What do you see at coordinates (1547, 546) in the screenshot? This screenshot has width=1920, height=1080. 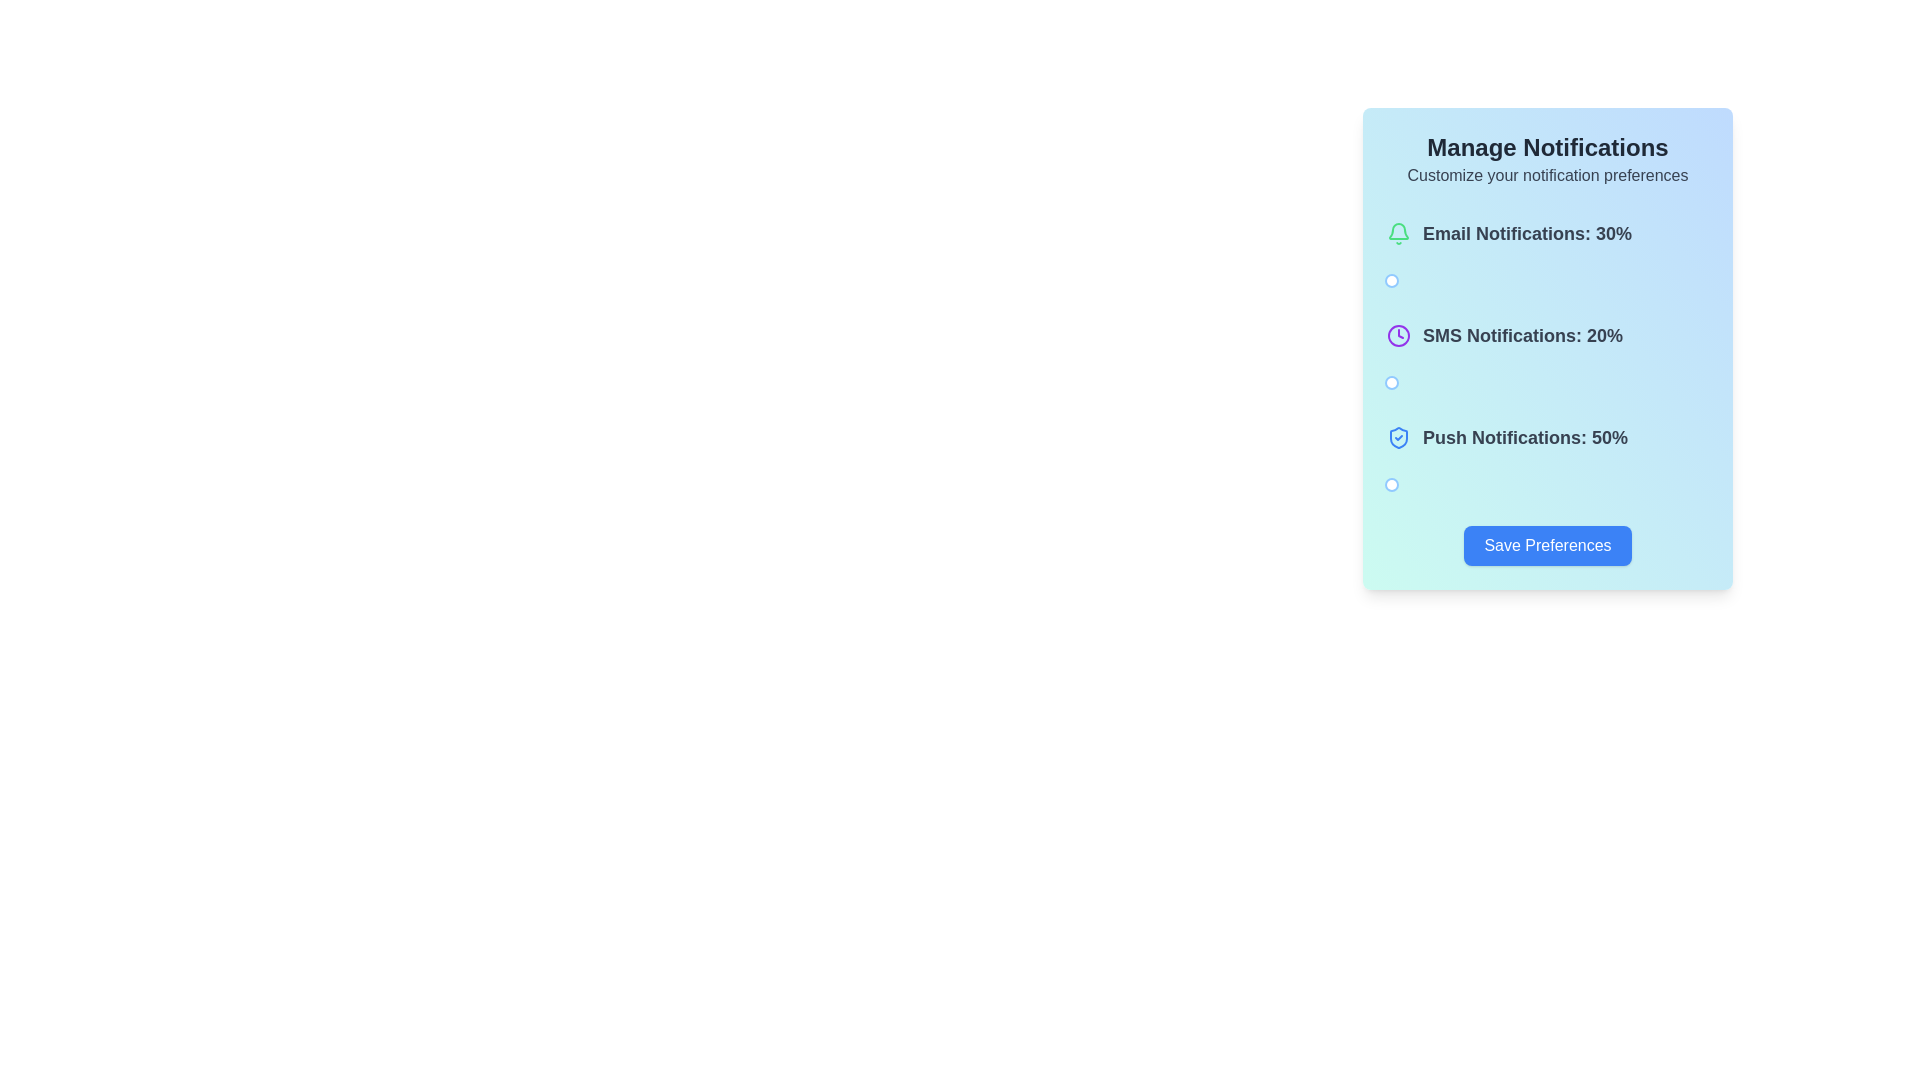 I see `the 'Save' button located at the bottom of the 'Manage Notifications' card` at bounding box center [1547, 546].